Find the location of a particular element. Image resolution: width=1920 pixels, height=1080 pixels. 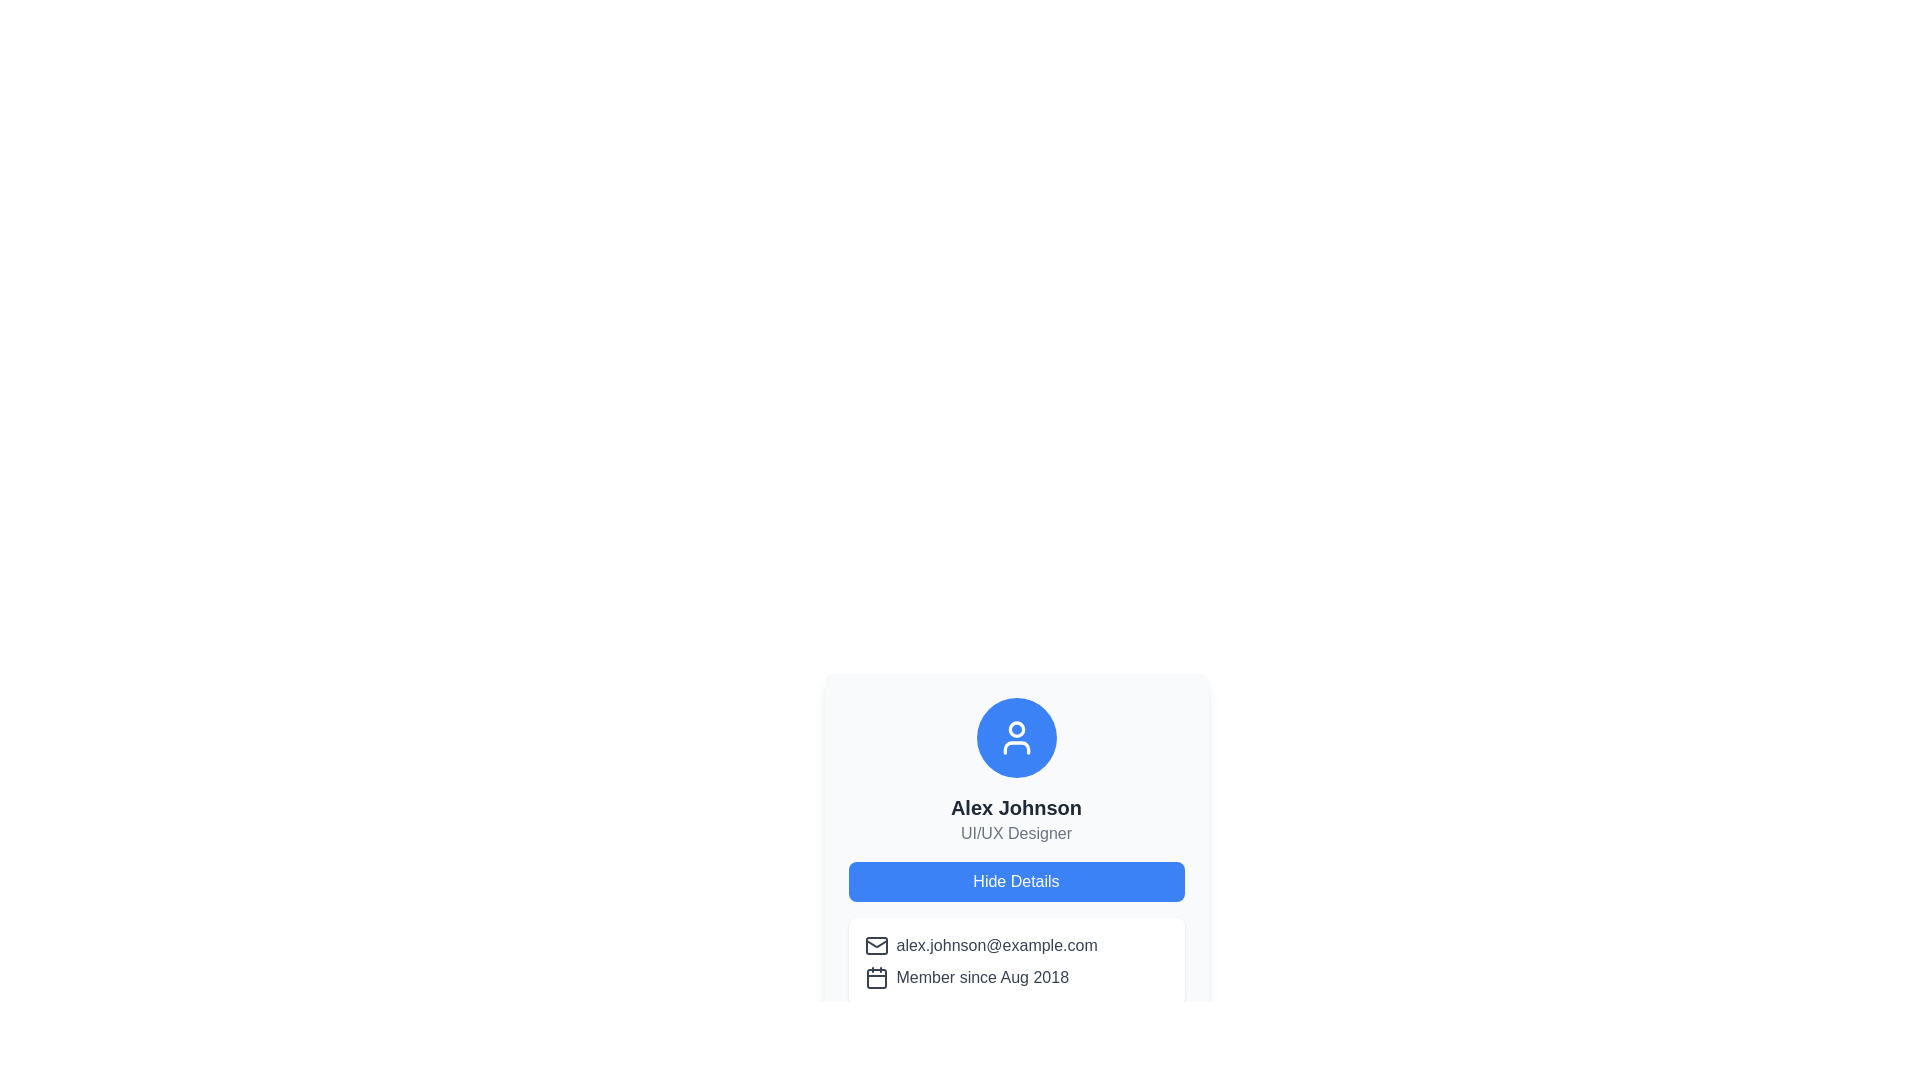

the Informational card section that provides the user's contact email and membership start date, located below the 'Hide Details' button in the user profile card is located at coordinates (1016, 960).